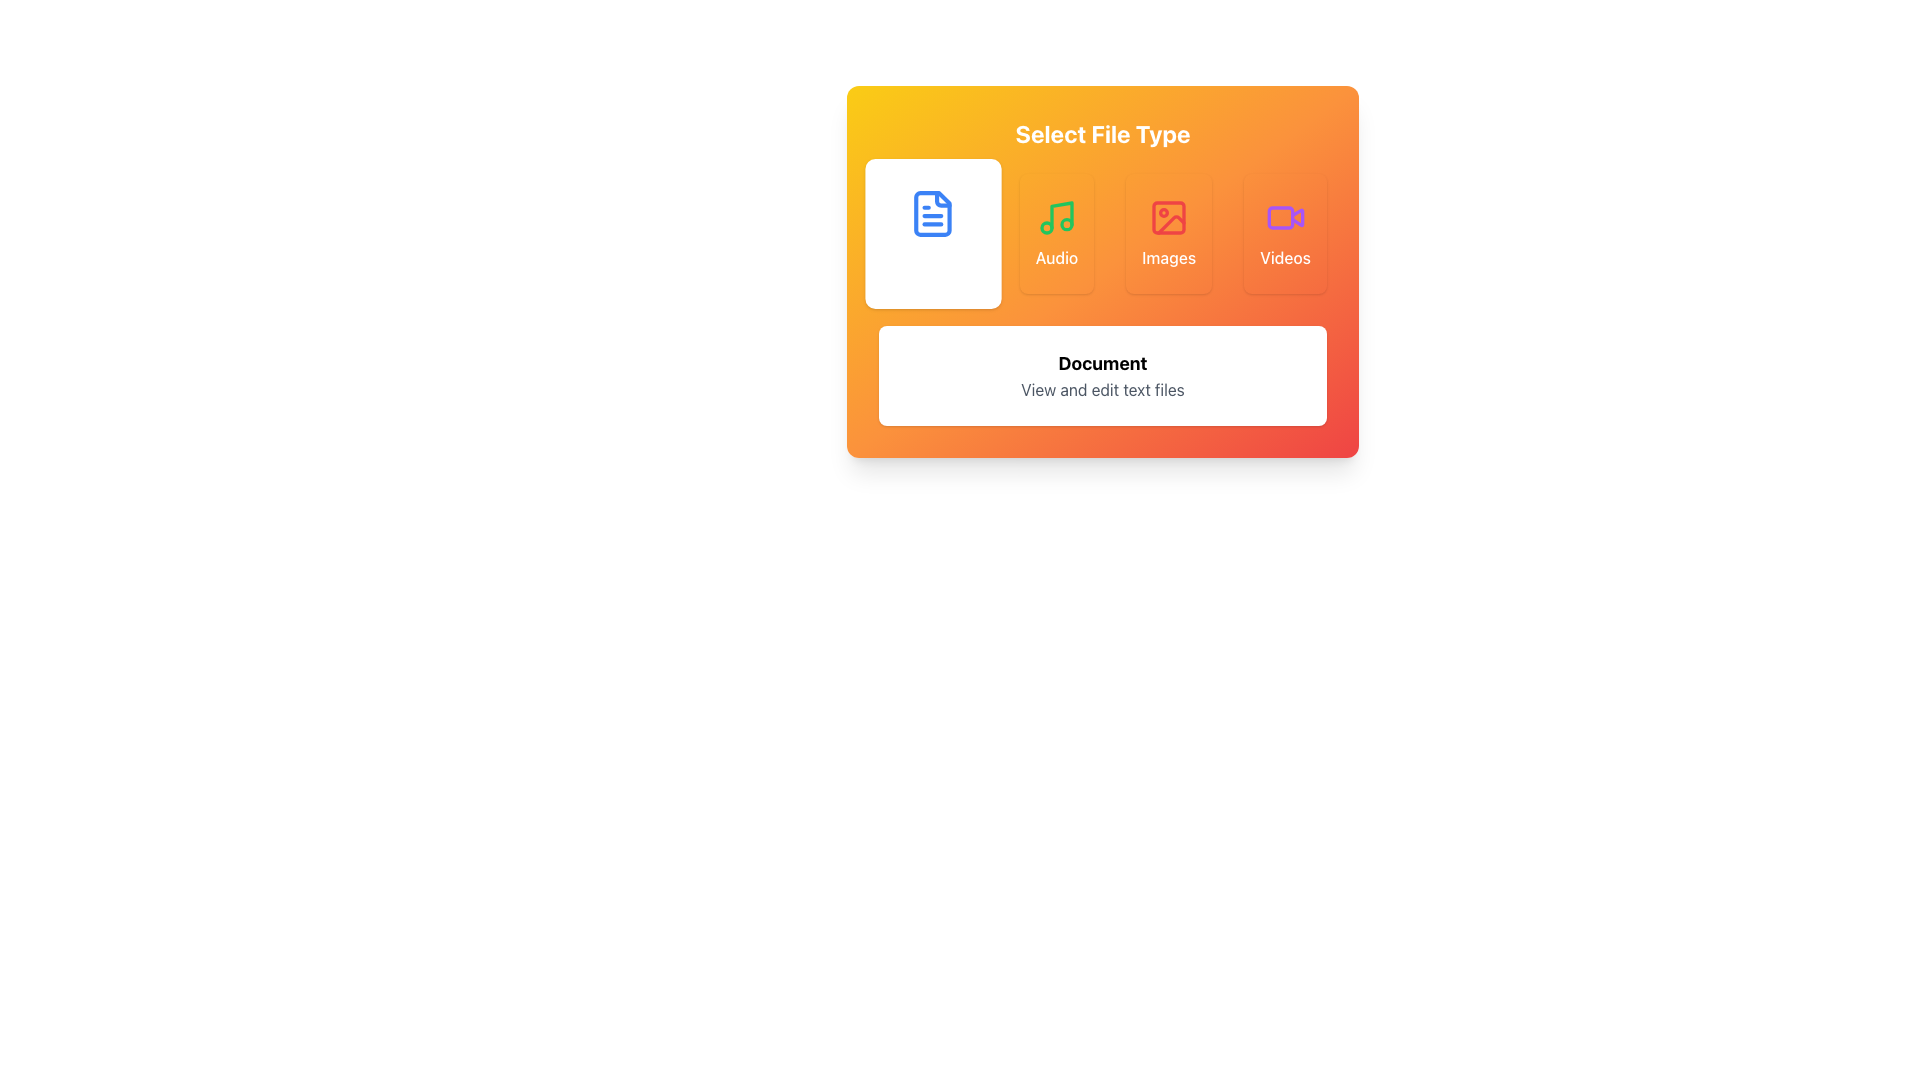 The height and width of the screenshot is (1080, 1920). What do you see at coordinates (932, 213) in the screenshot?
I see `the main document icon of the file type selection interface, which is the first icon from the left in the top row of the file type selection section` at bounding box center [932, 213].